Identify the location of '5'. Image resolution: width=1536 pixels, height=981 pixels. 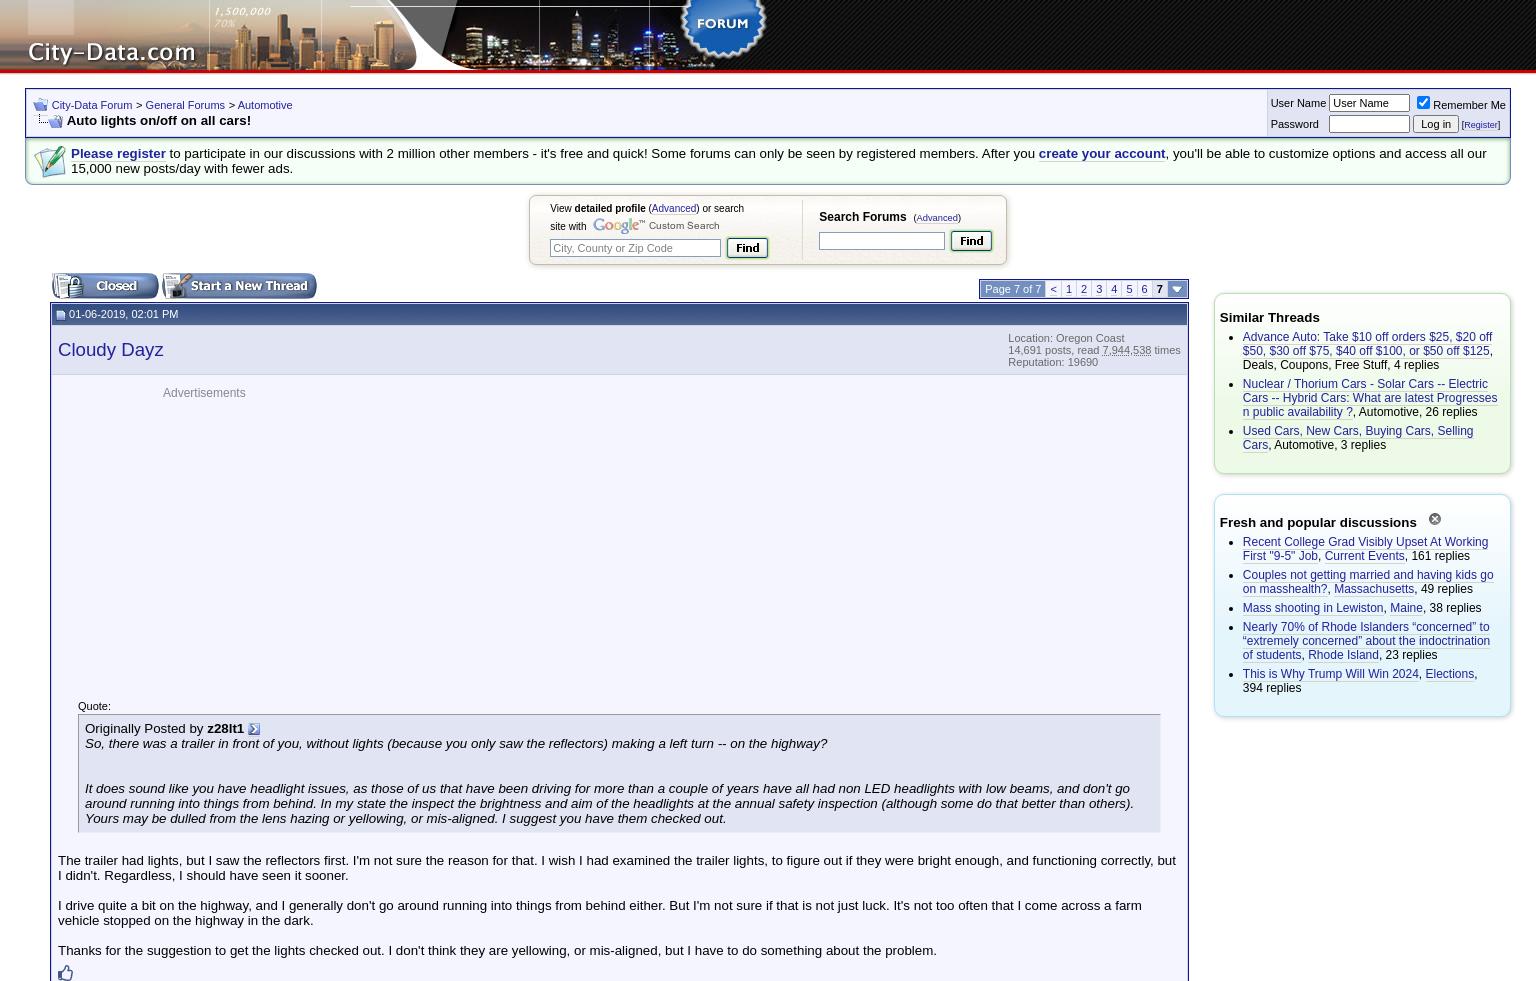
(1125, 288).